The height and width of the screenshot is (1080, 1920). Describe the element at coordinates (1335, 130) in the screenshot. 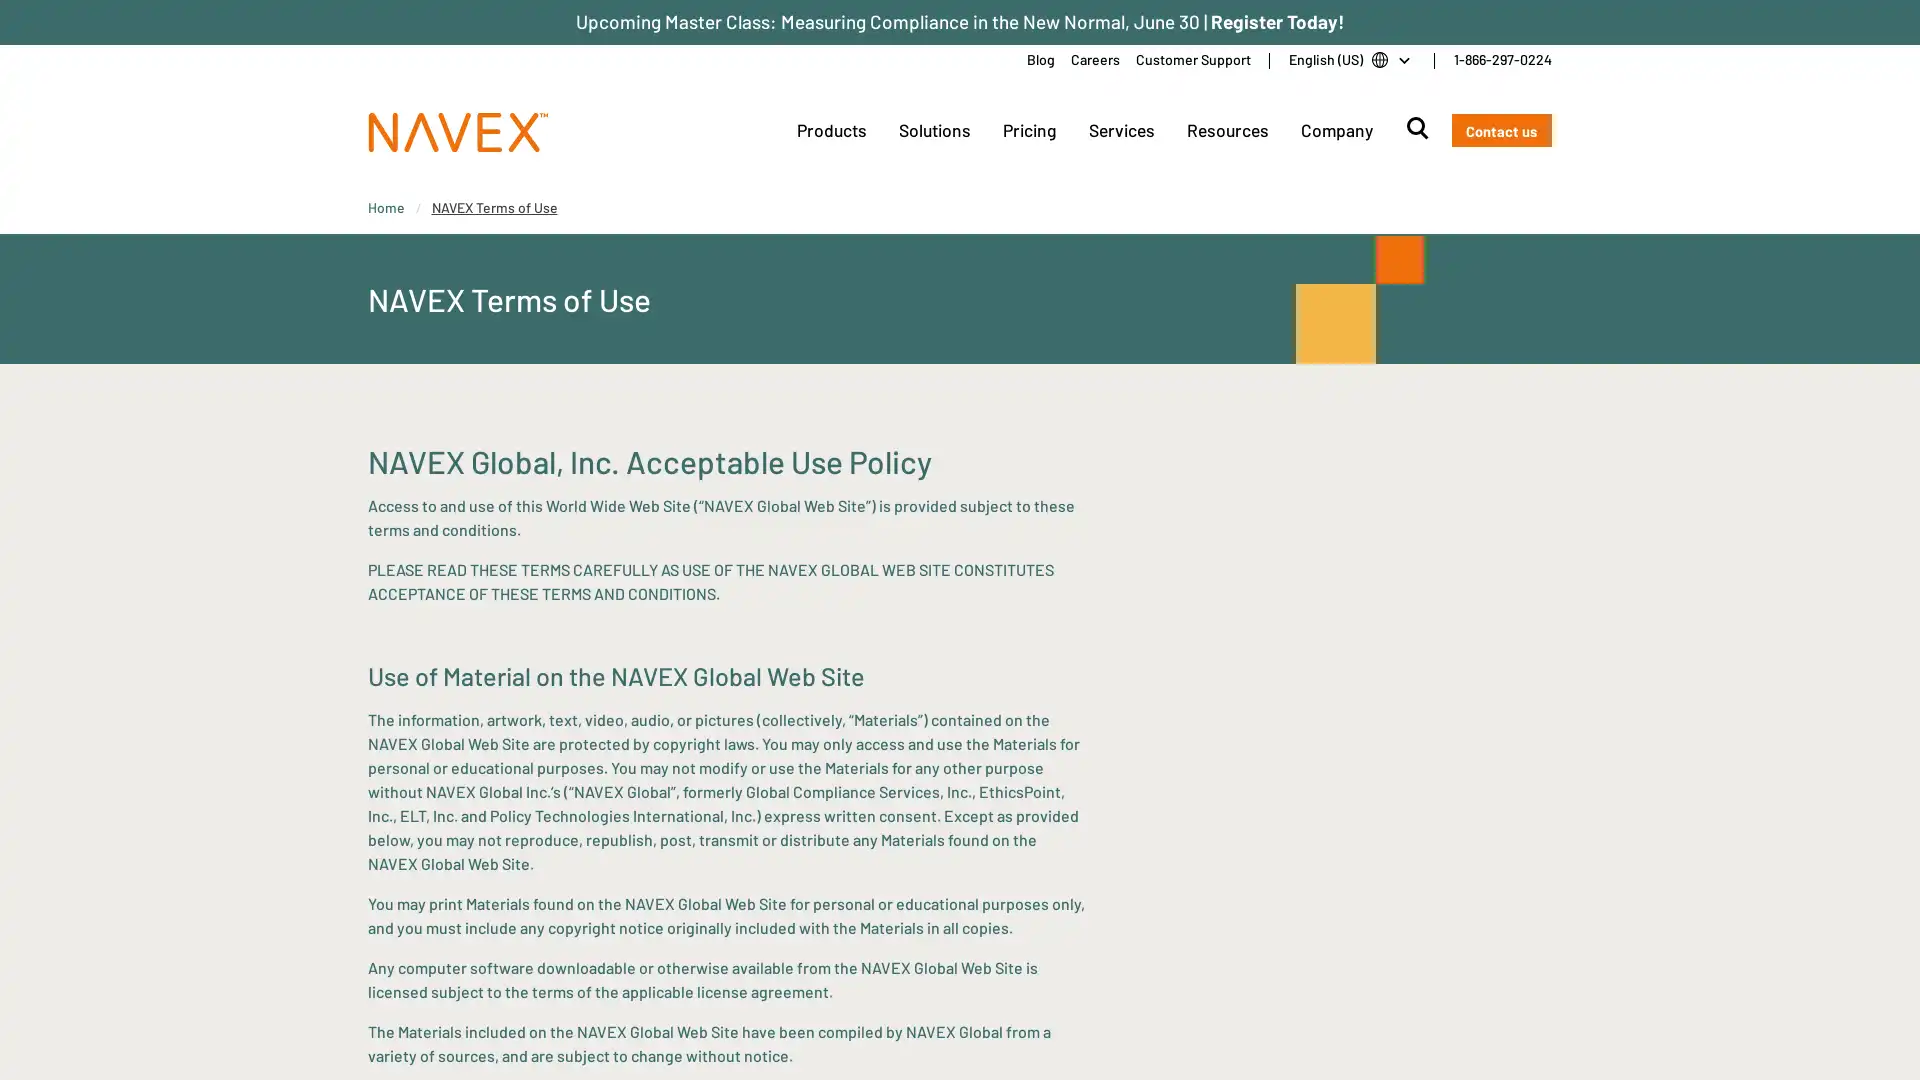

I see `Company` at that location.